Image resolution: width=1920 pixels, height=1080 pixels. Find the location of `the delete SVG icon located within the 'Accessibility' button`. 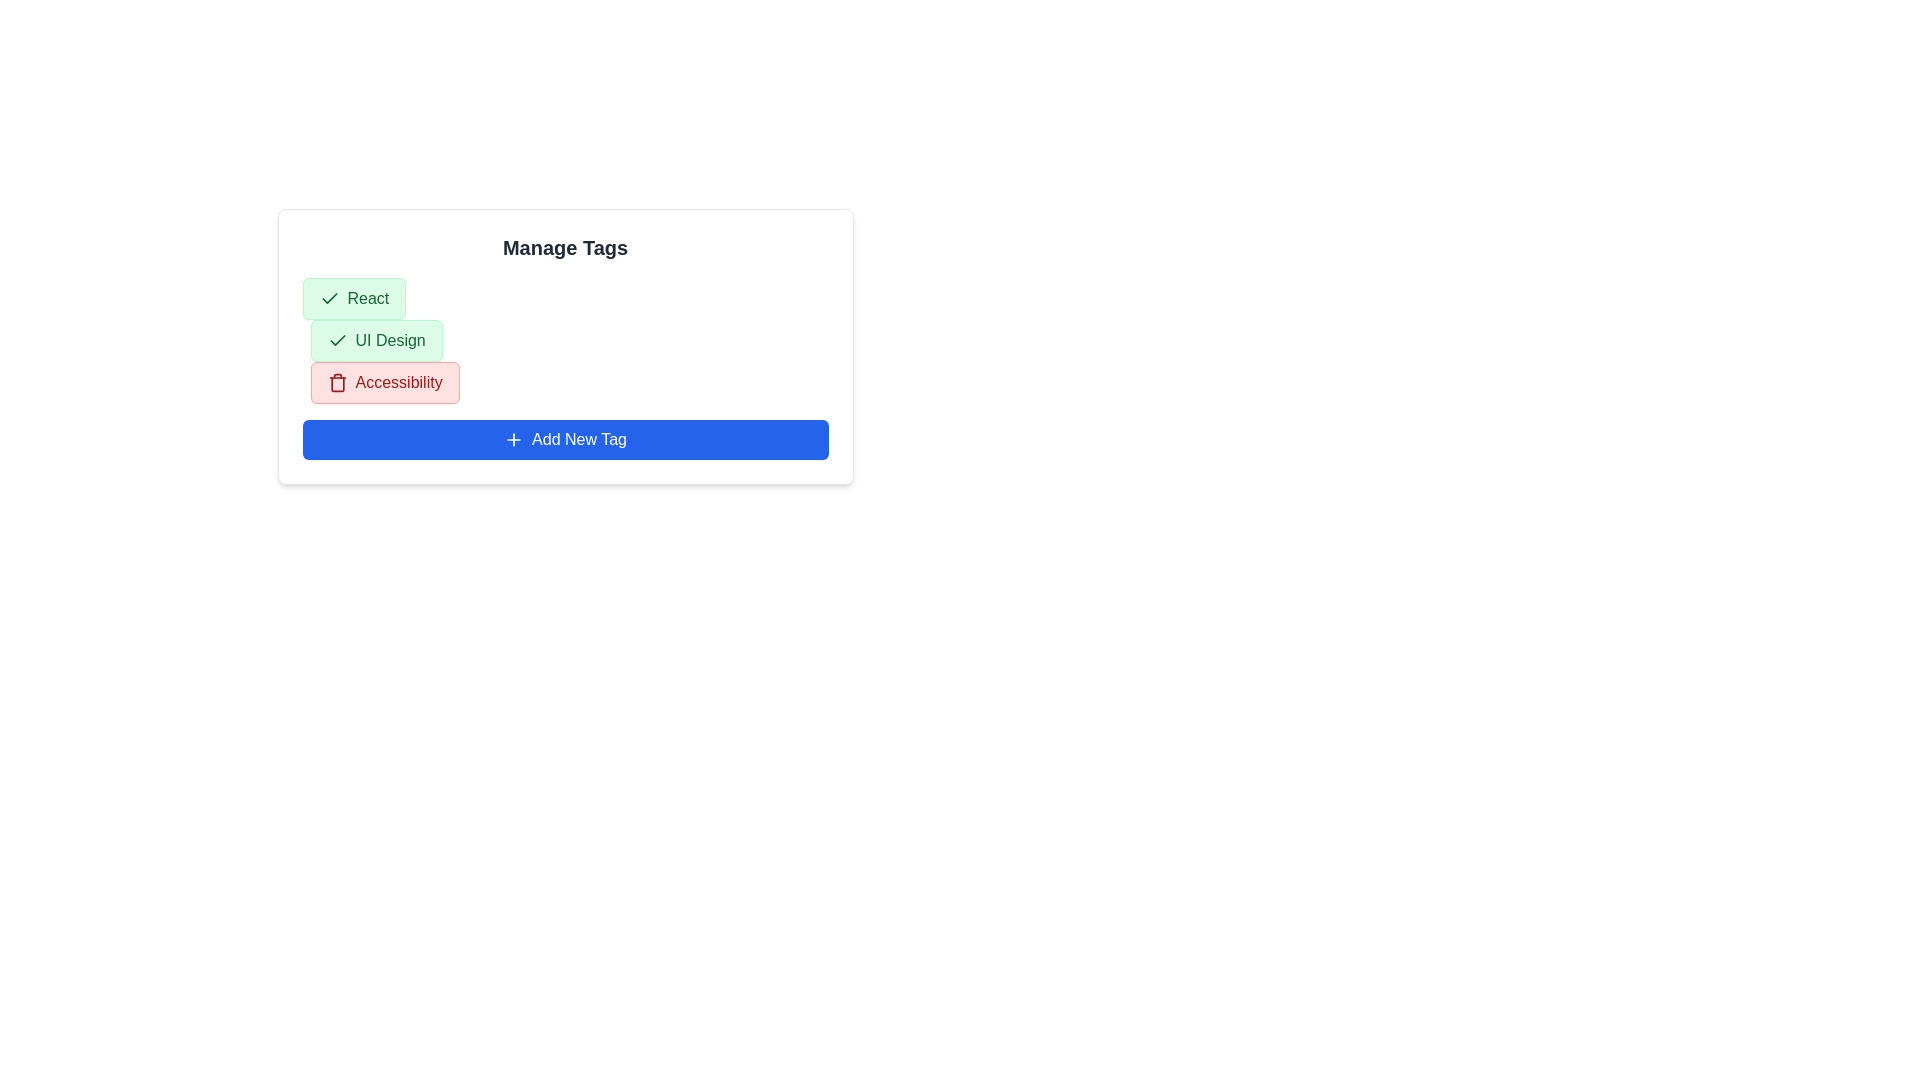

the delete SVG icon located within the 'Accessibility' button is located at coordinates (337, 382).